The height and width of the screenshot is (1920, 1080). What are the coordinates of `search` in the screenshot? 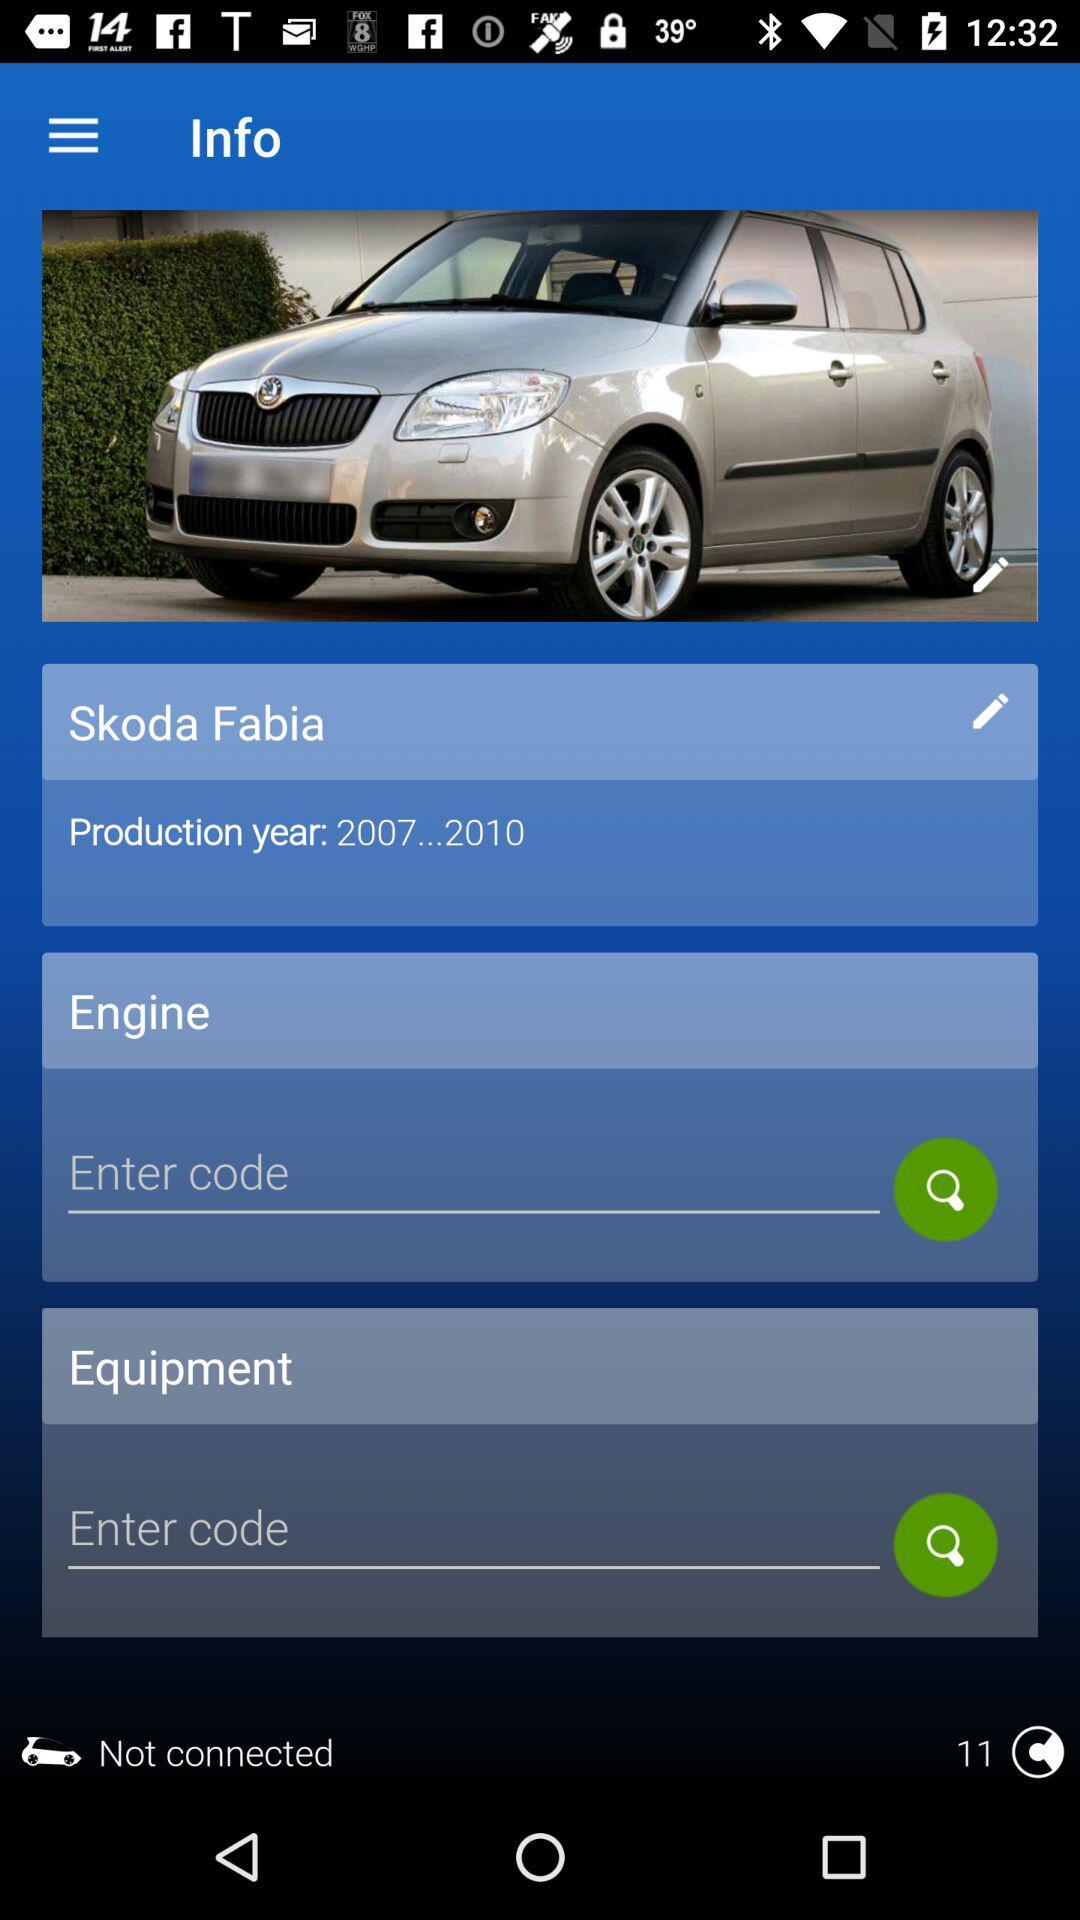 It's located at (474, 1529).